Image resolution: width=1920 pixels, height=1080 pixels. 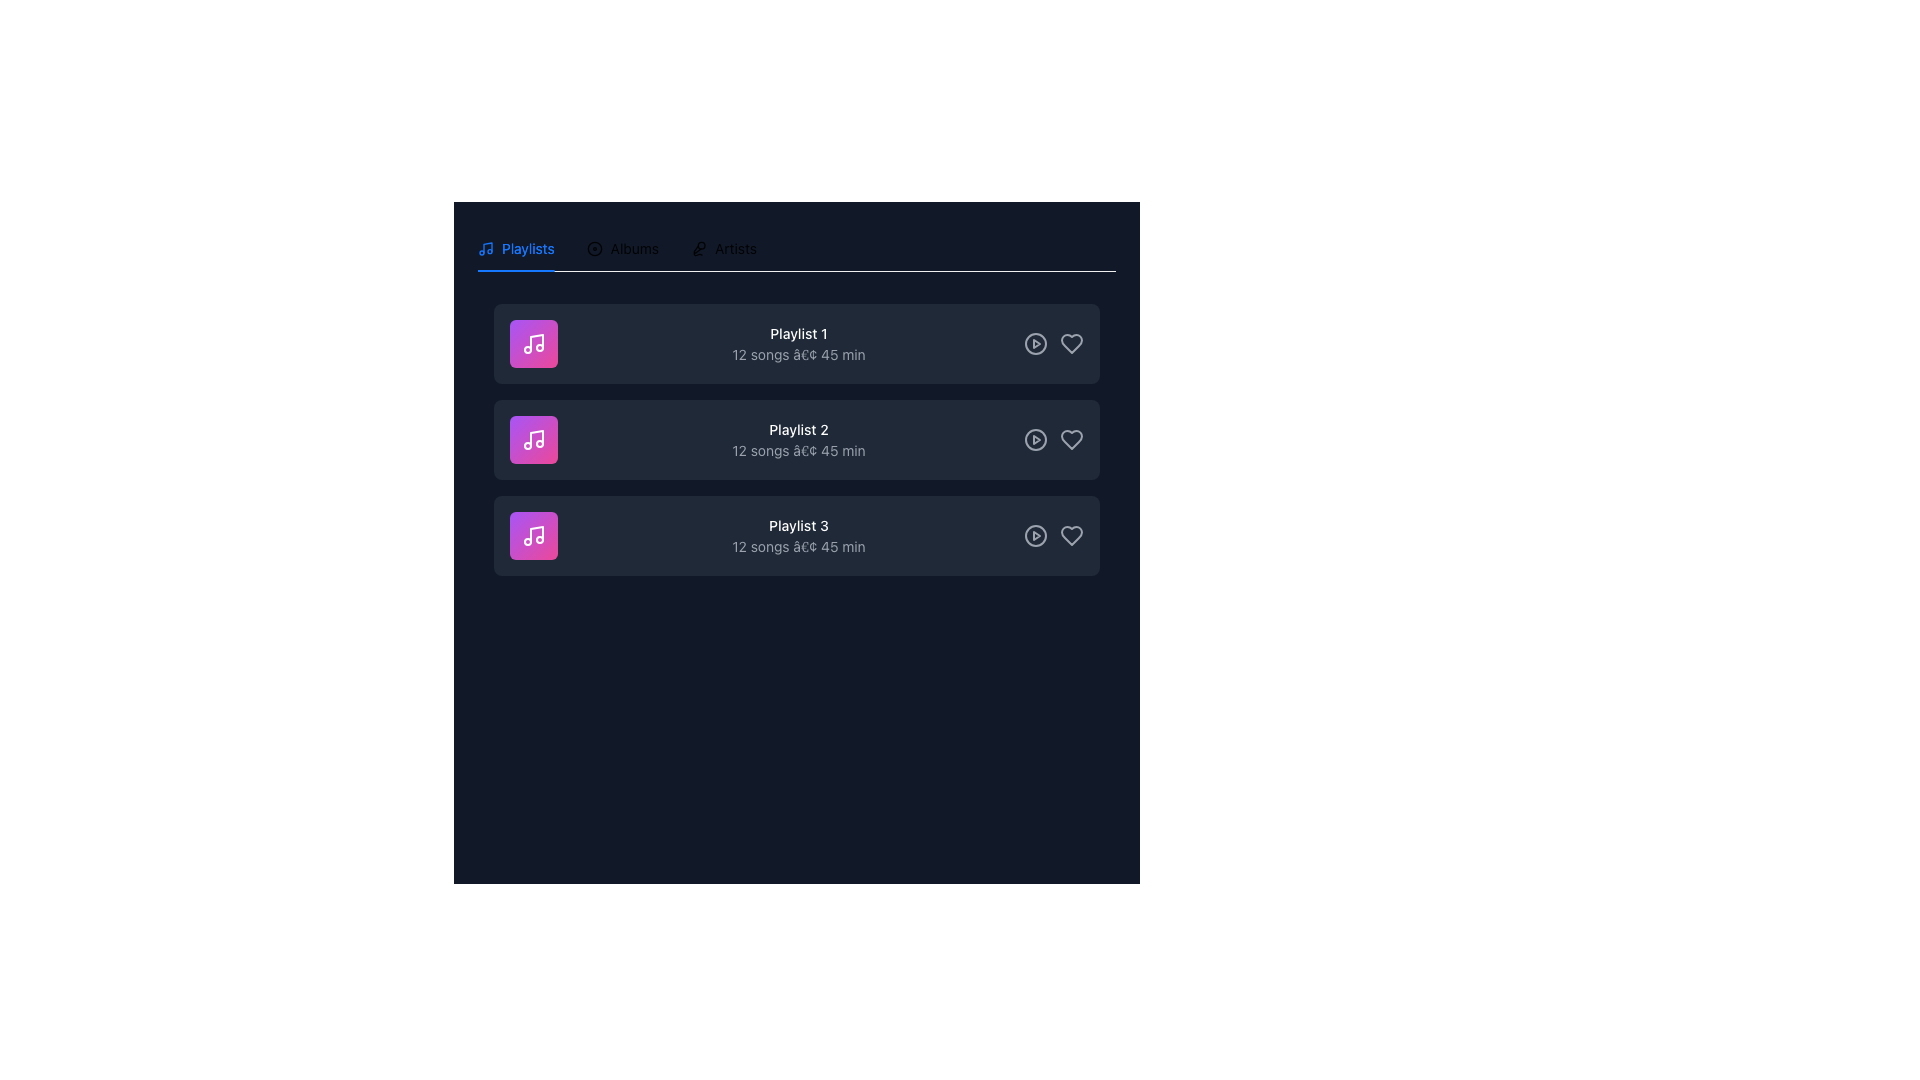 What do you see at coordinates (533, 438) in the screenshot?
I see `the square card icon with a gradient background transitioning from purple to pink, which contains a white musical note icon, located at the left side of the second entry in a vertical list of playlist items, aligned with the 'Playlist 2' text` at bounding box center [533, 438].